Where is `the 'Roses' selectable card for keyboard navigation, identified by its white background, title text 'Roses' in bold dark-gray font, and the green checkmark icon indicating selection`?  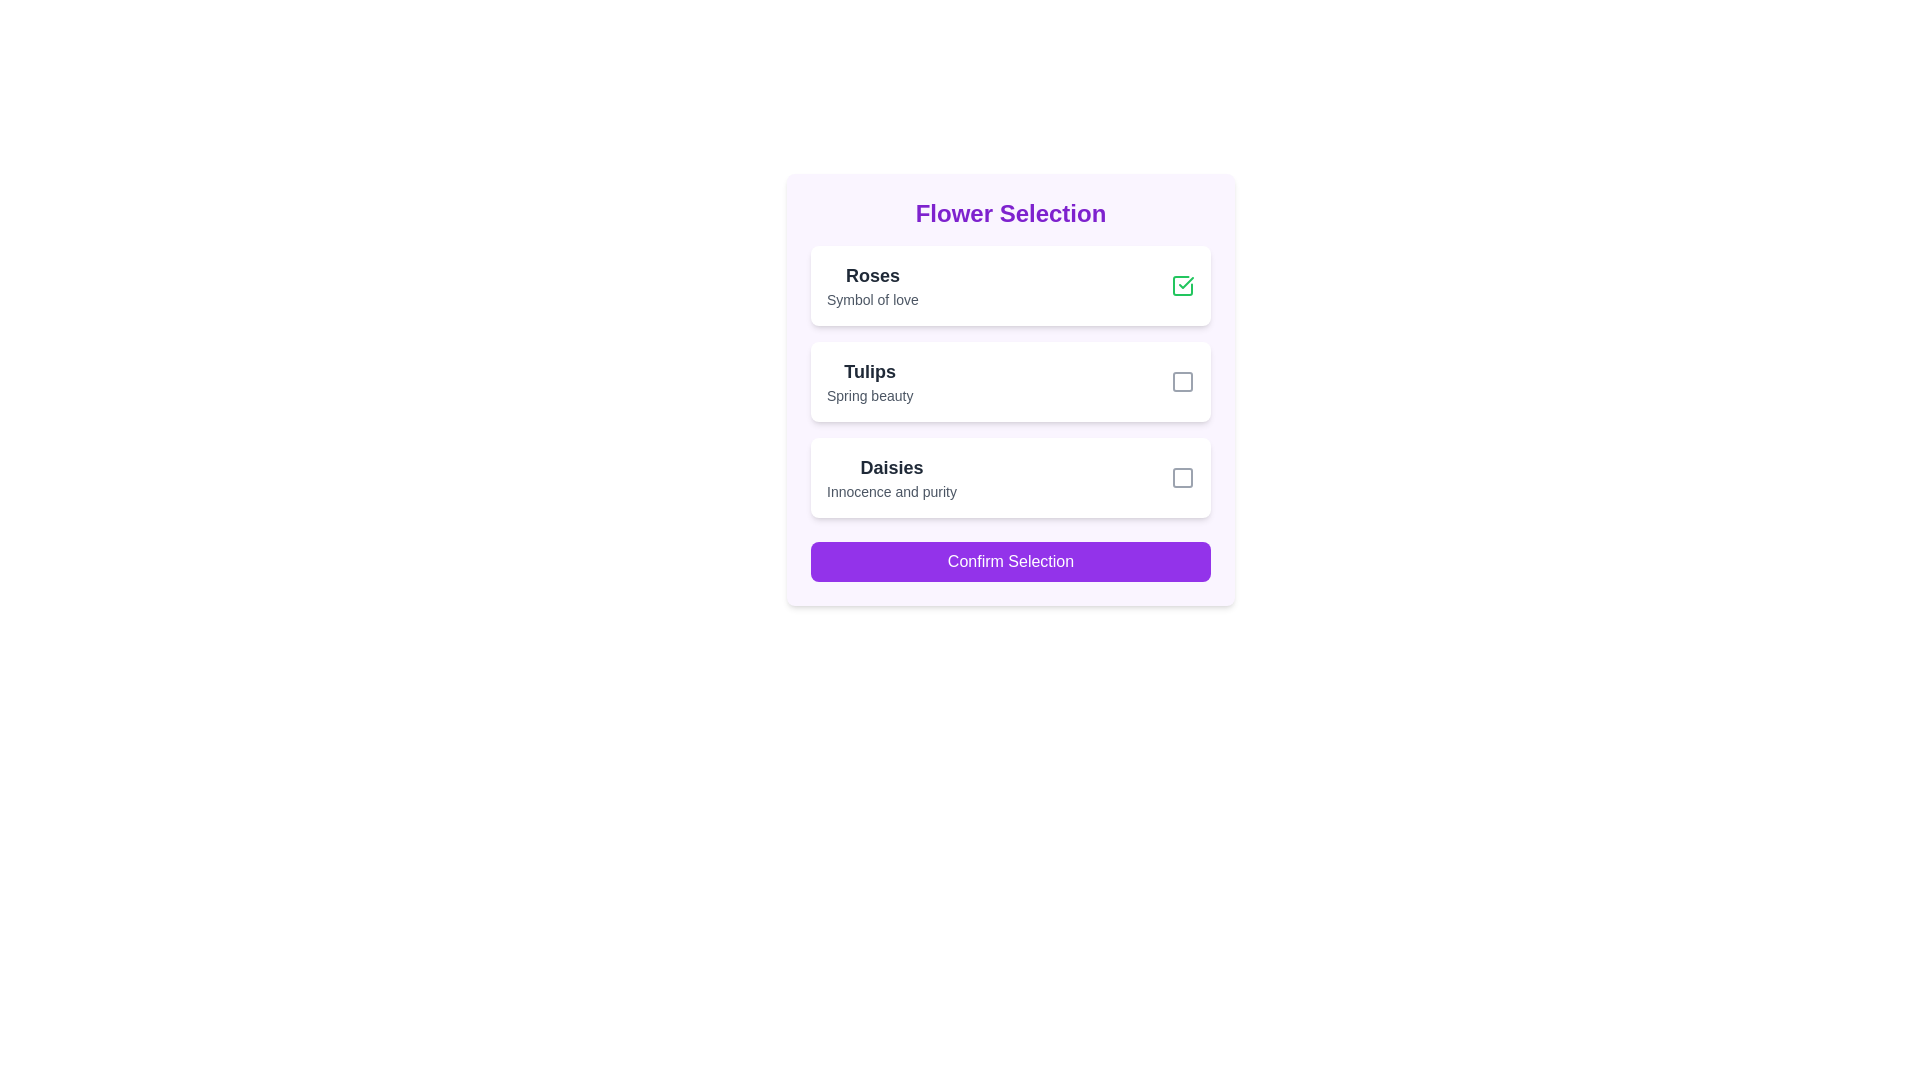 the 'Roses' selectable card for keyboard navigation, identified by its white background, title text 'Roses' in bold dark-gray font, and the green checkmark icon indicating selection is located at coordinates (1011, 285).